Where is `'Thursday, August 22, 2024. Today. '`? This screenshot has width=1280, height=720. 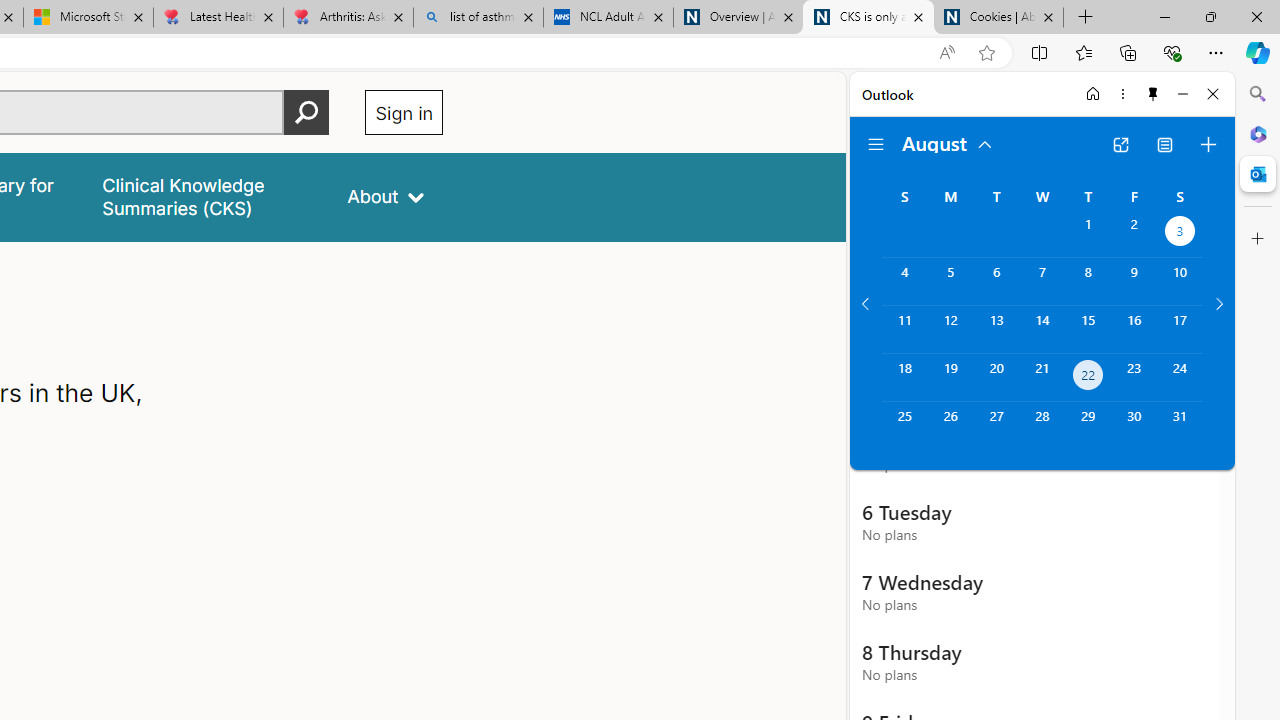 'Thursday, August 22, 2024. Today. ' is located at coordinates (1087, 377).